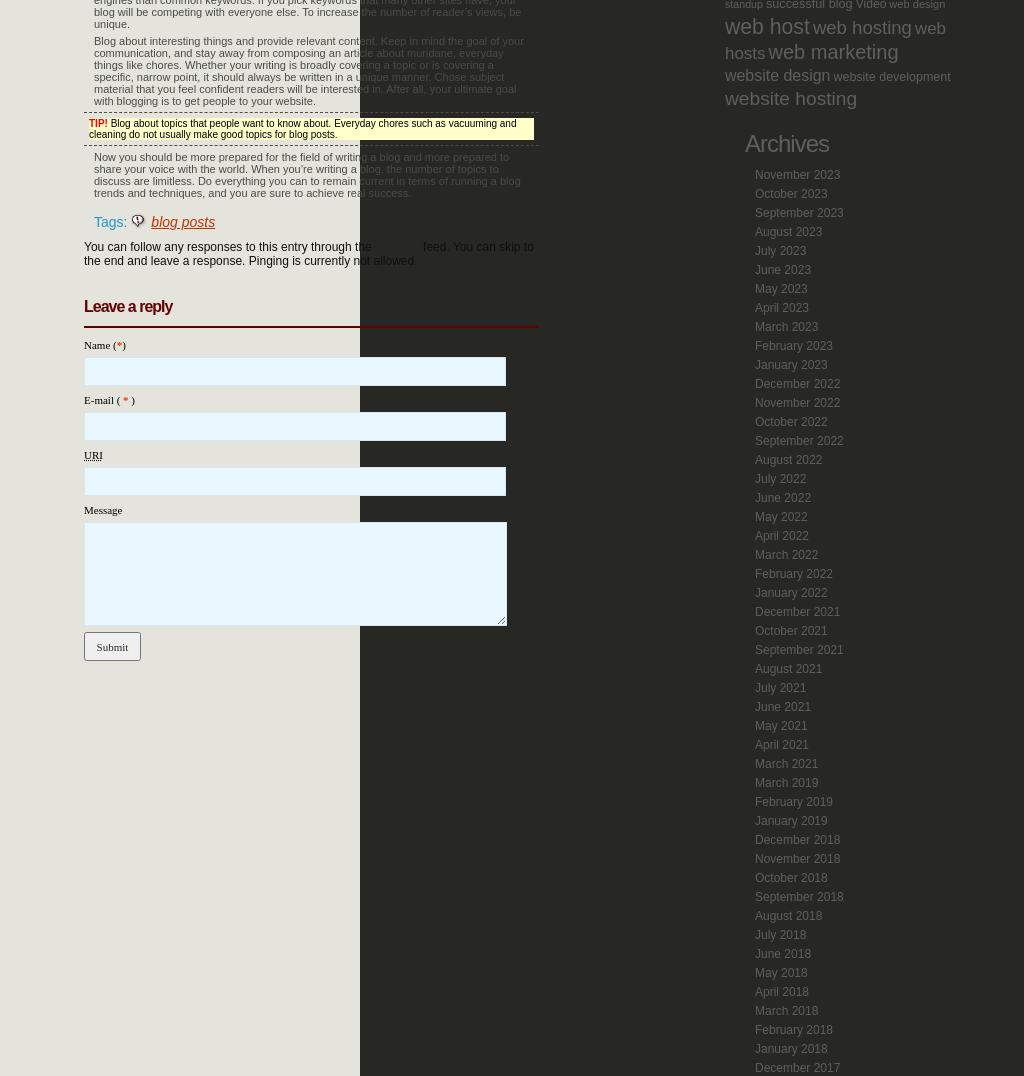 The height and width of the screenshot is (1076, 1024). Describe the element at coordinates (791, 363) in the screenshot. I see `'January 2023'` at that location.